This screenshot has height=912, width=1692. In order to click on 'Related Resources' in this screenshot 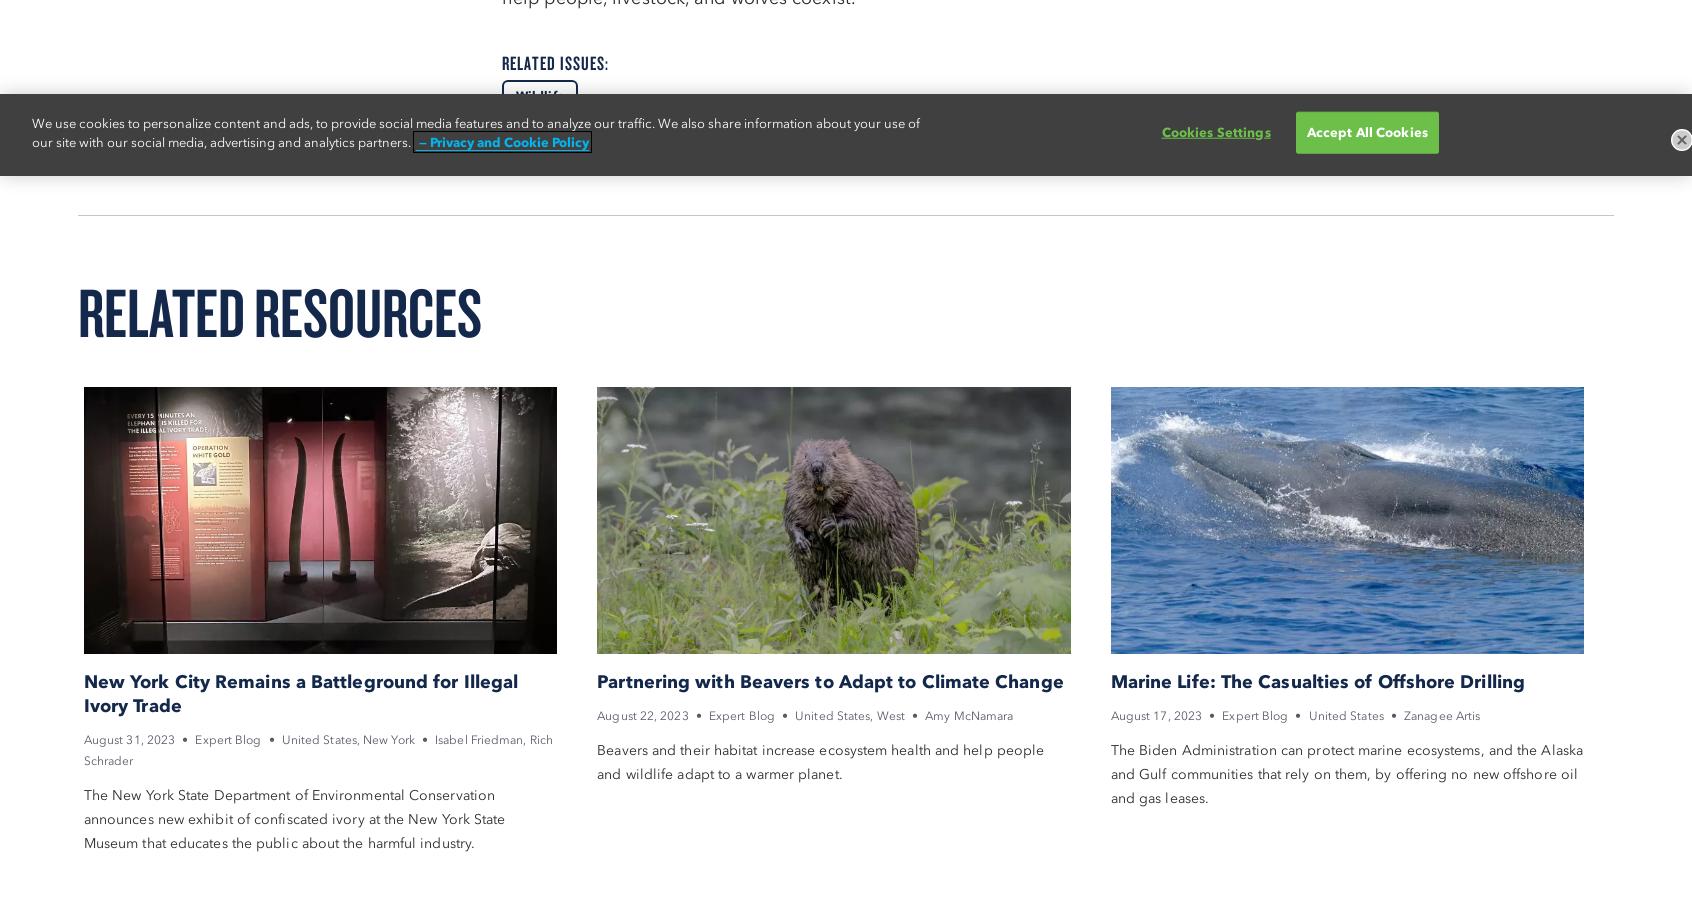, I will do `click(280, 310)`.